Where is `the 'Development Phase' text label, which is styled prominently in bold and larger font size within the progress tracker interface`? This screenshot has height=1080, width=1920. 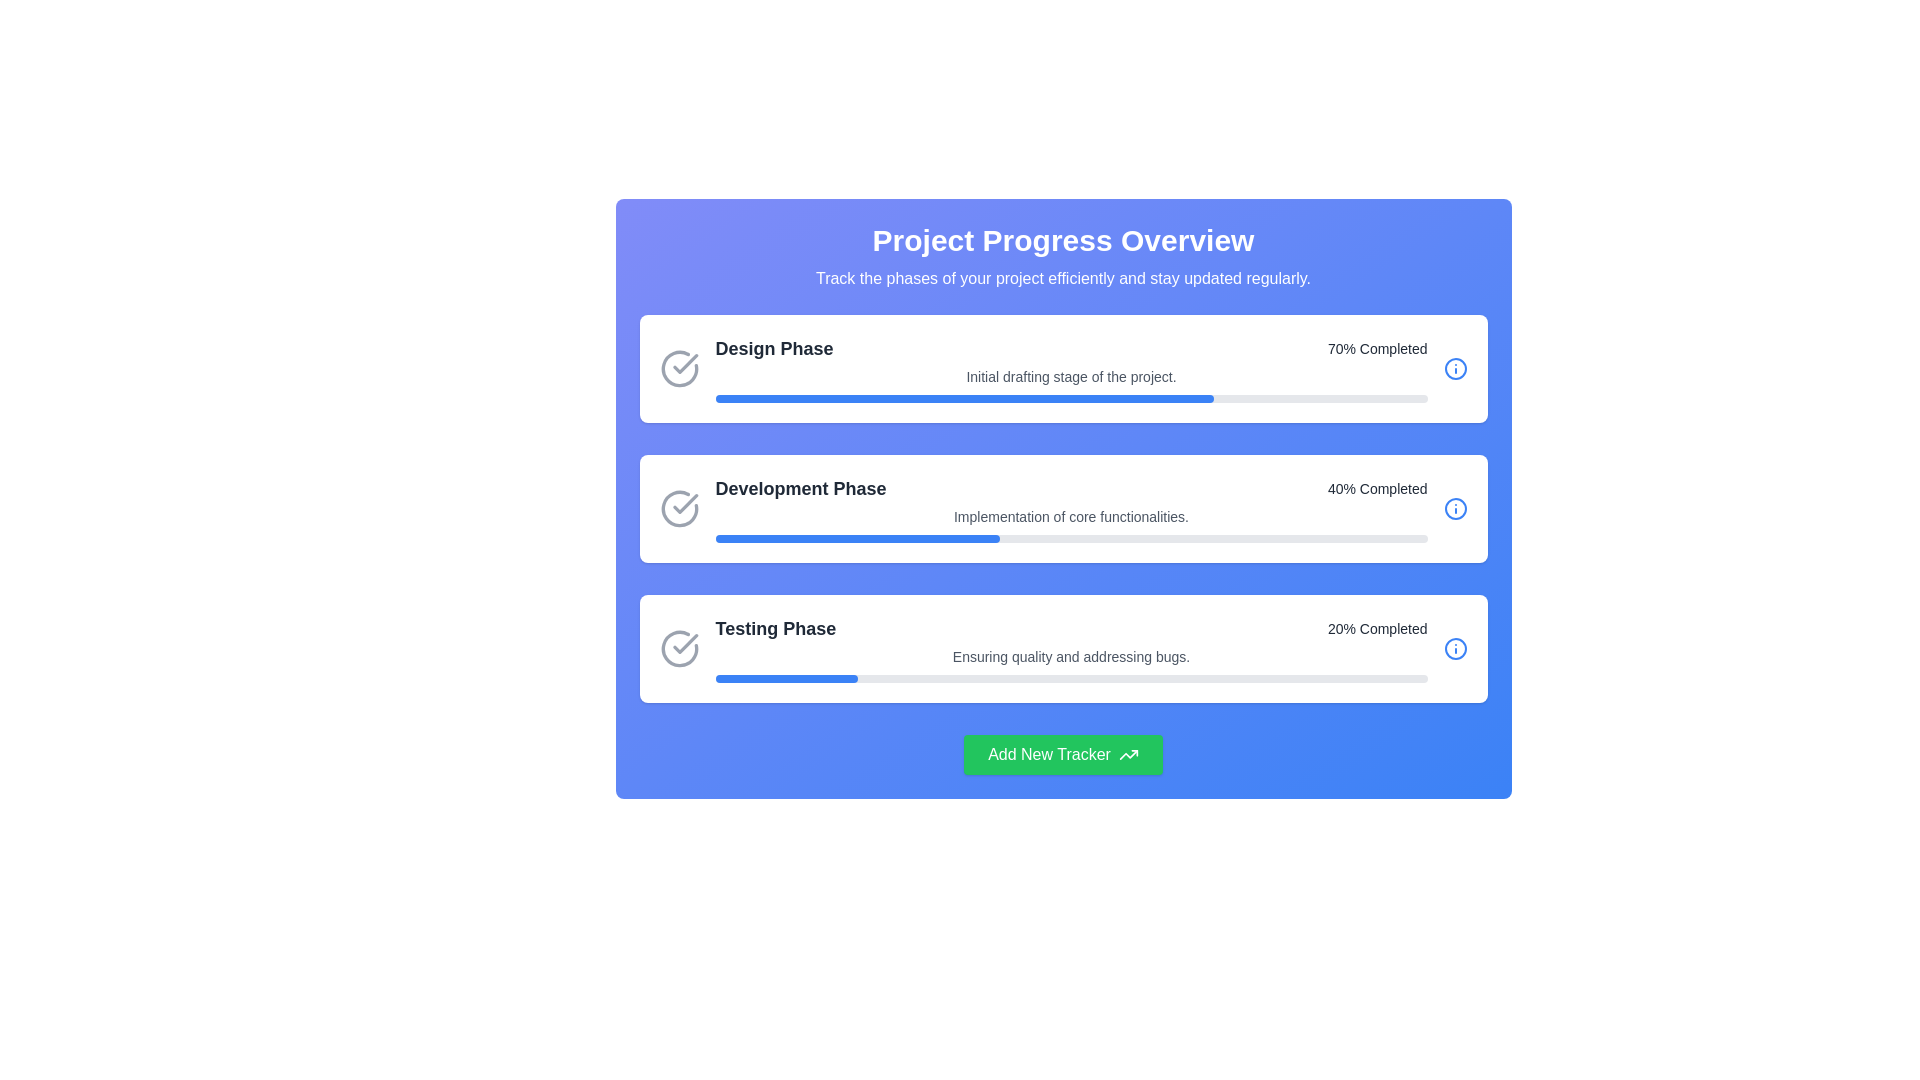 the 'Development Phase' text label, which is styled prominently in bold and larger font size within the progress tracker interface is located at coordinates (801, 489).